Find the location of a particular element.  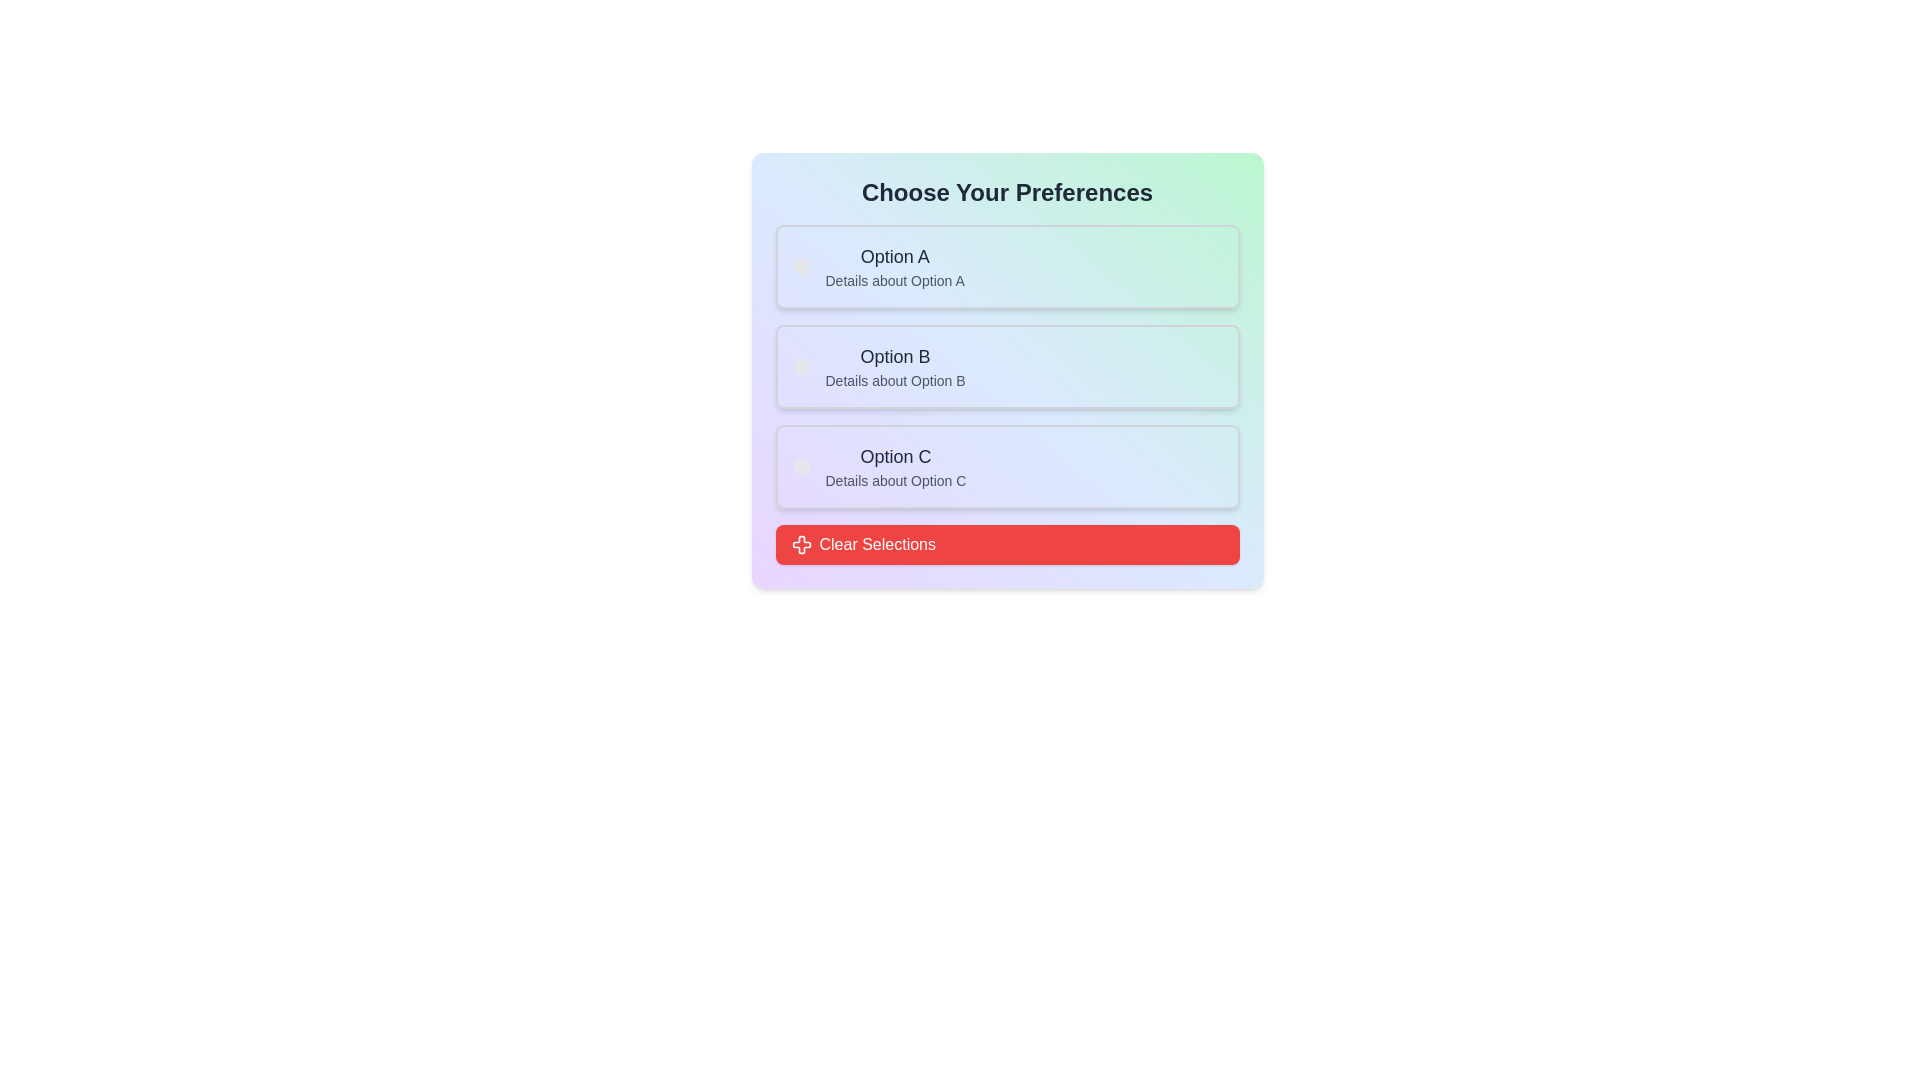

the first selectable list item labeled 'Option A' with details about it is located at coordinates (1007, 265).